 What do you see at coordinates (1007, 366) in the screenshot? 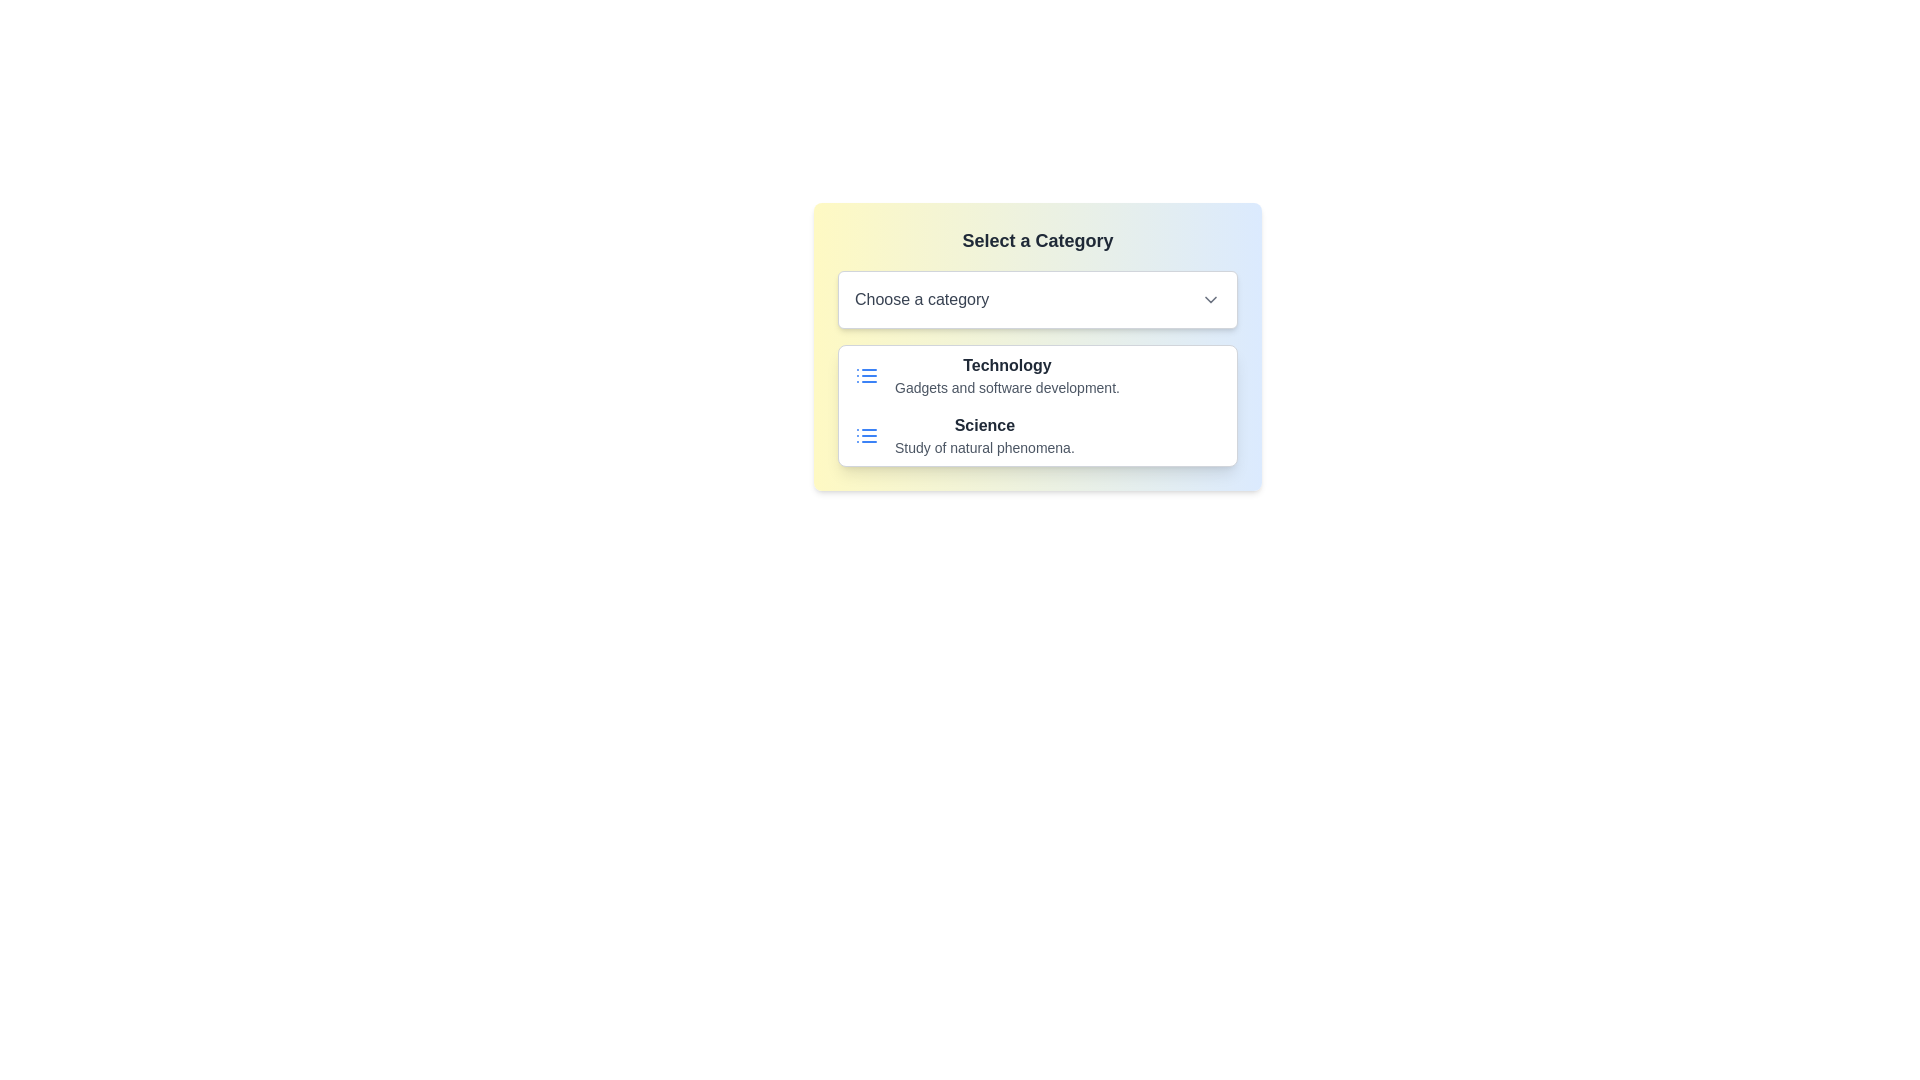
I see `the text label displaying 'Technology' in bold dark gray font, located under the 'Select a Category' section, just above the description 'Gadgets and software development'` at bounding box center [1007, 366].